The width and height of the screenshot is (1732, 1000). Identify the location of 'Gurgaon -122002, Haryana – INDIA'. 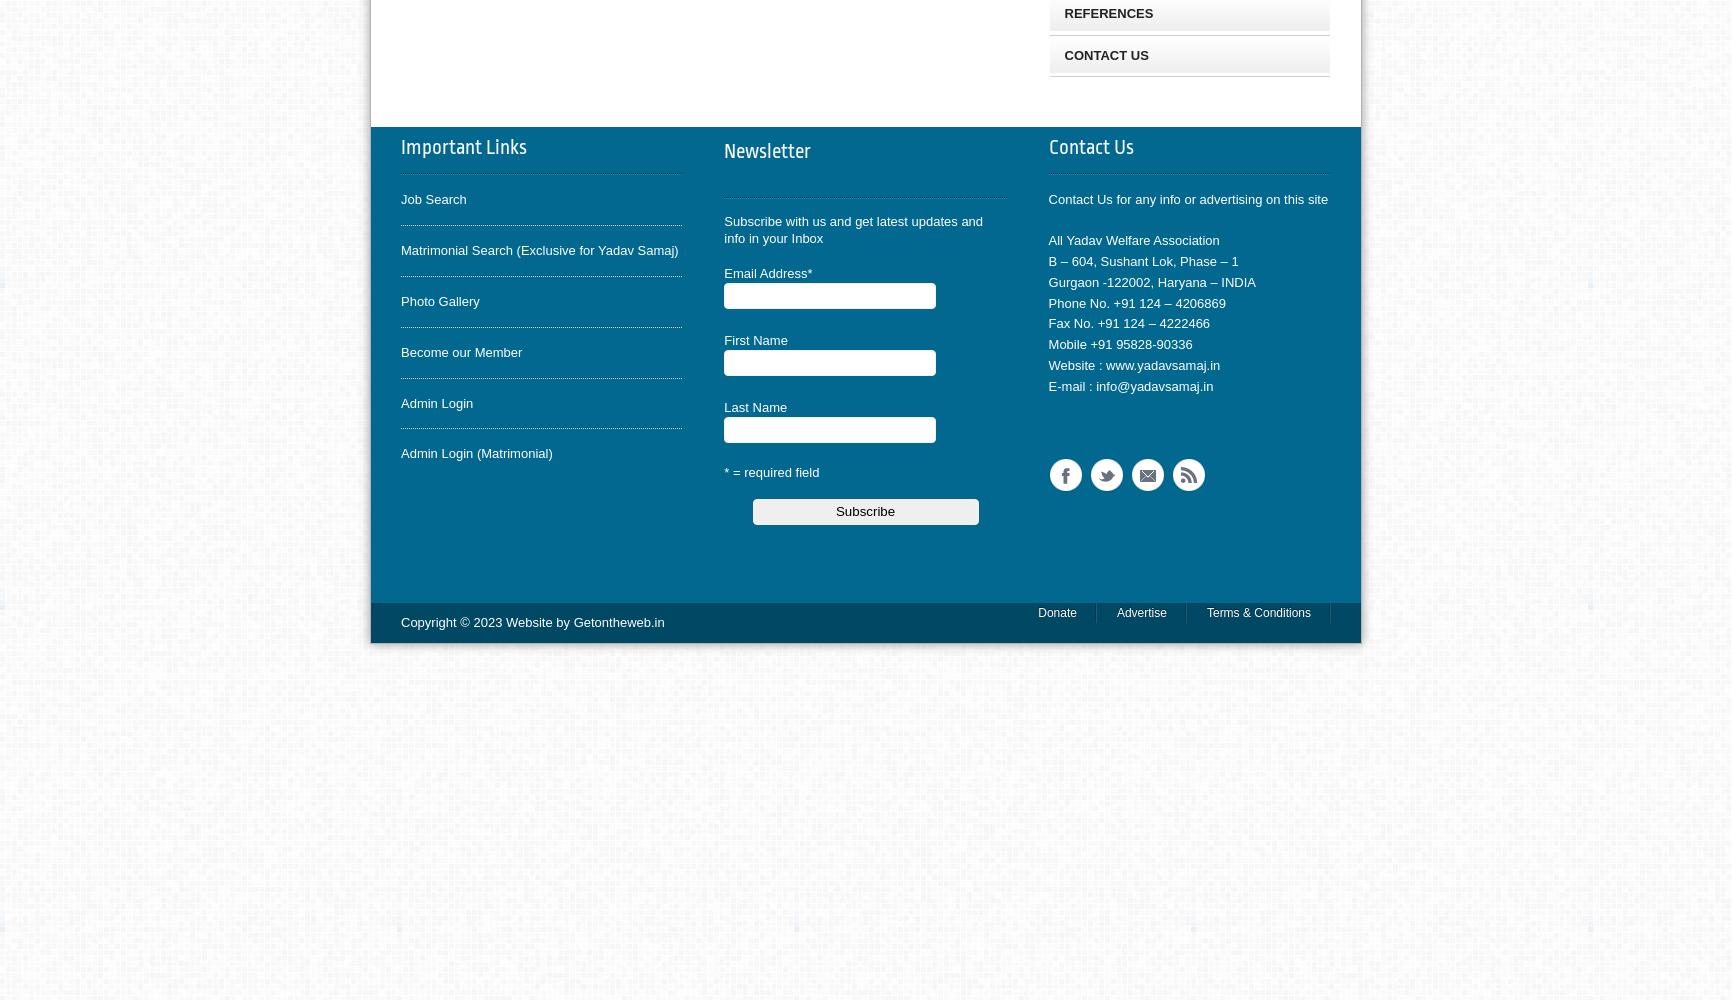
(1150, 281).